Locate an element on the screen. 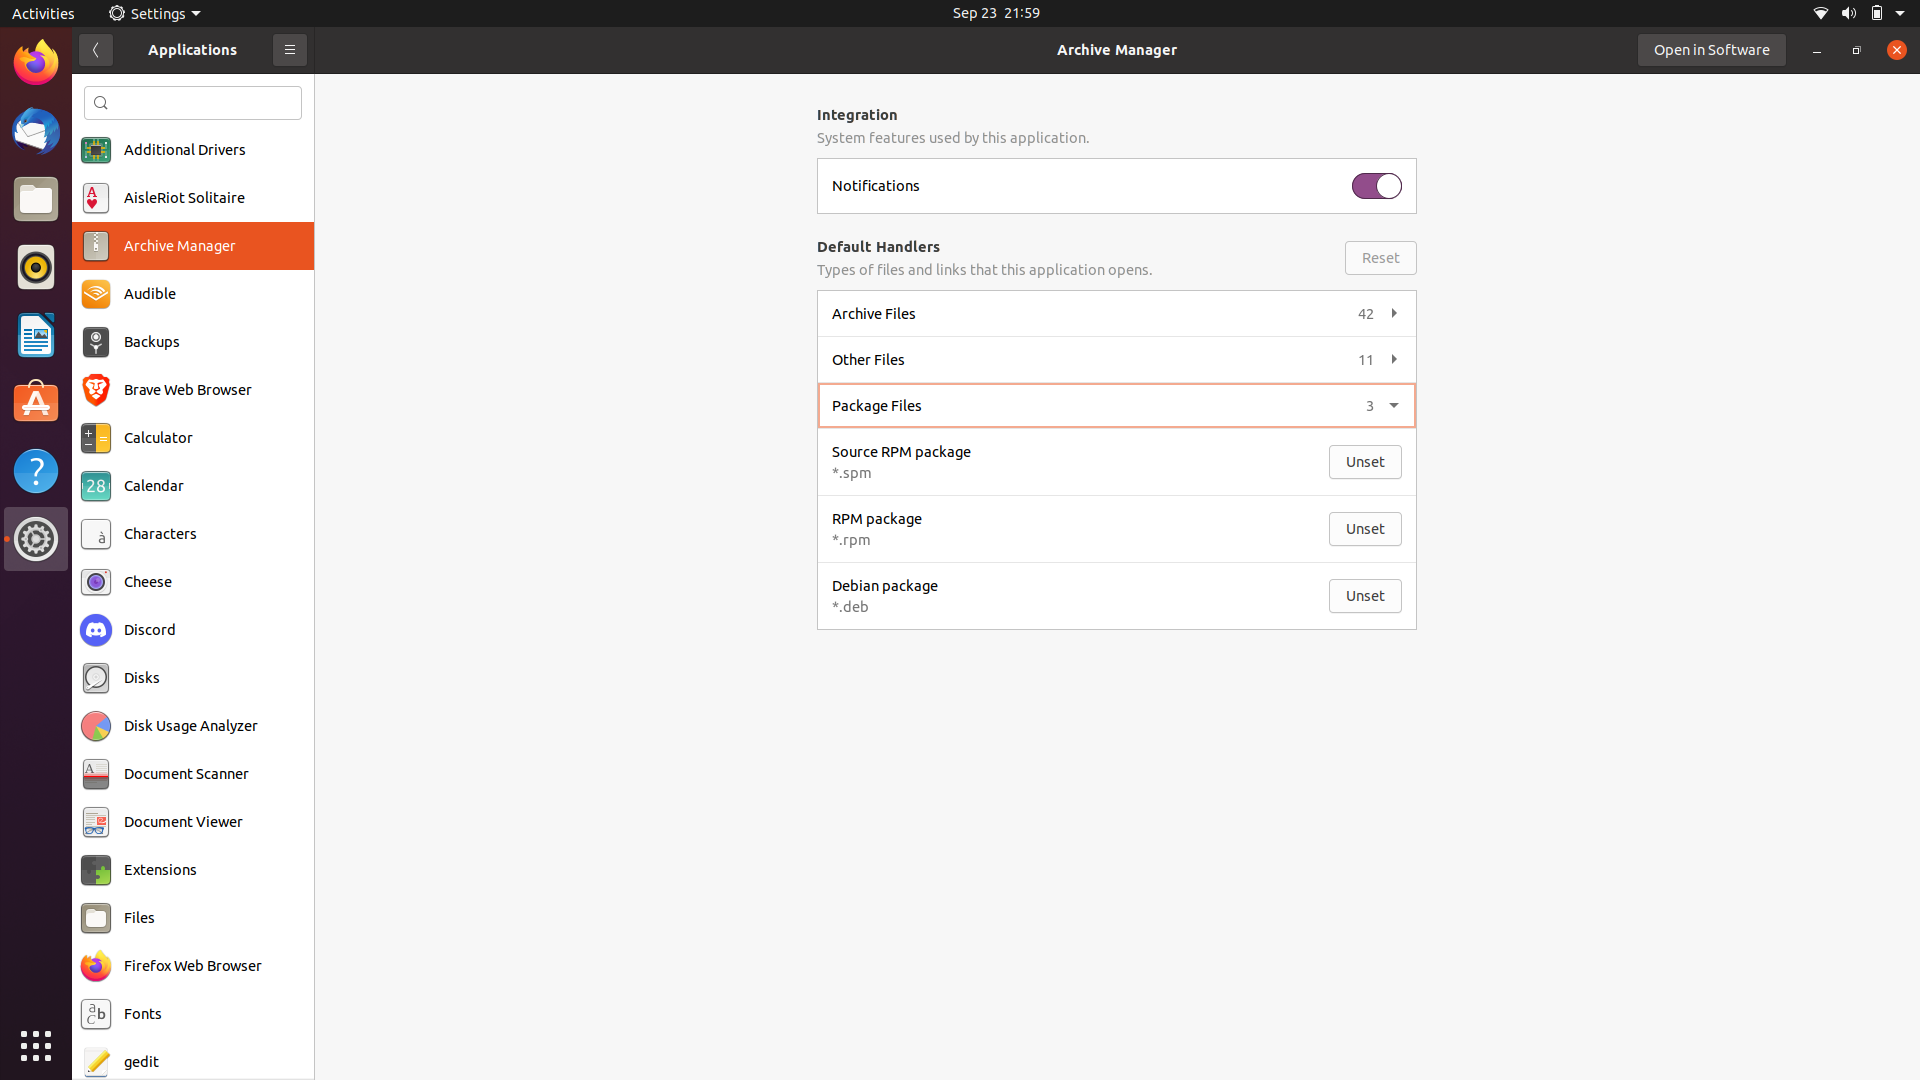  Execute unset rpm package is located at coordinates (1365, 528).